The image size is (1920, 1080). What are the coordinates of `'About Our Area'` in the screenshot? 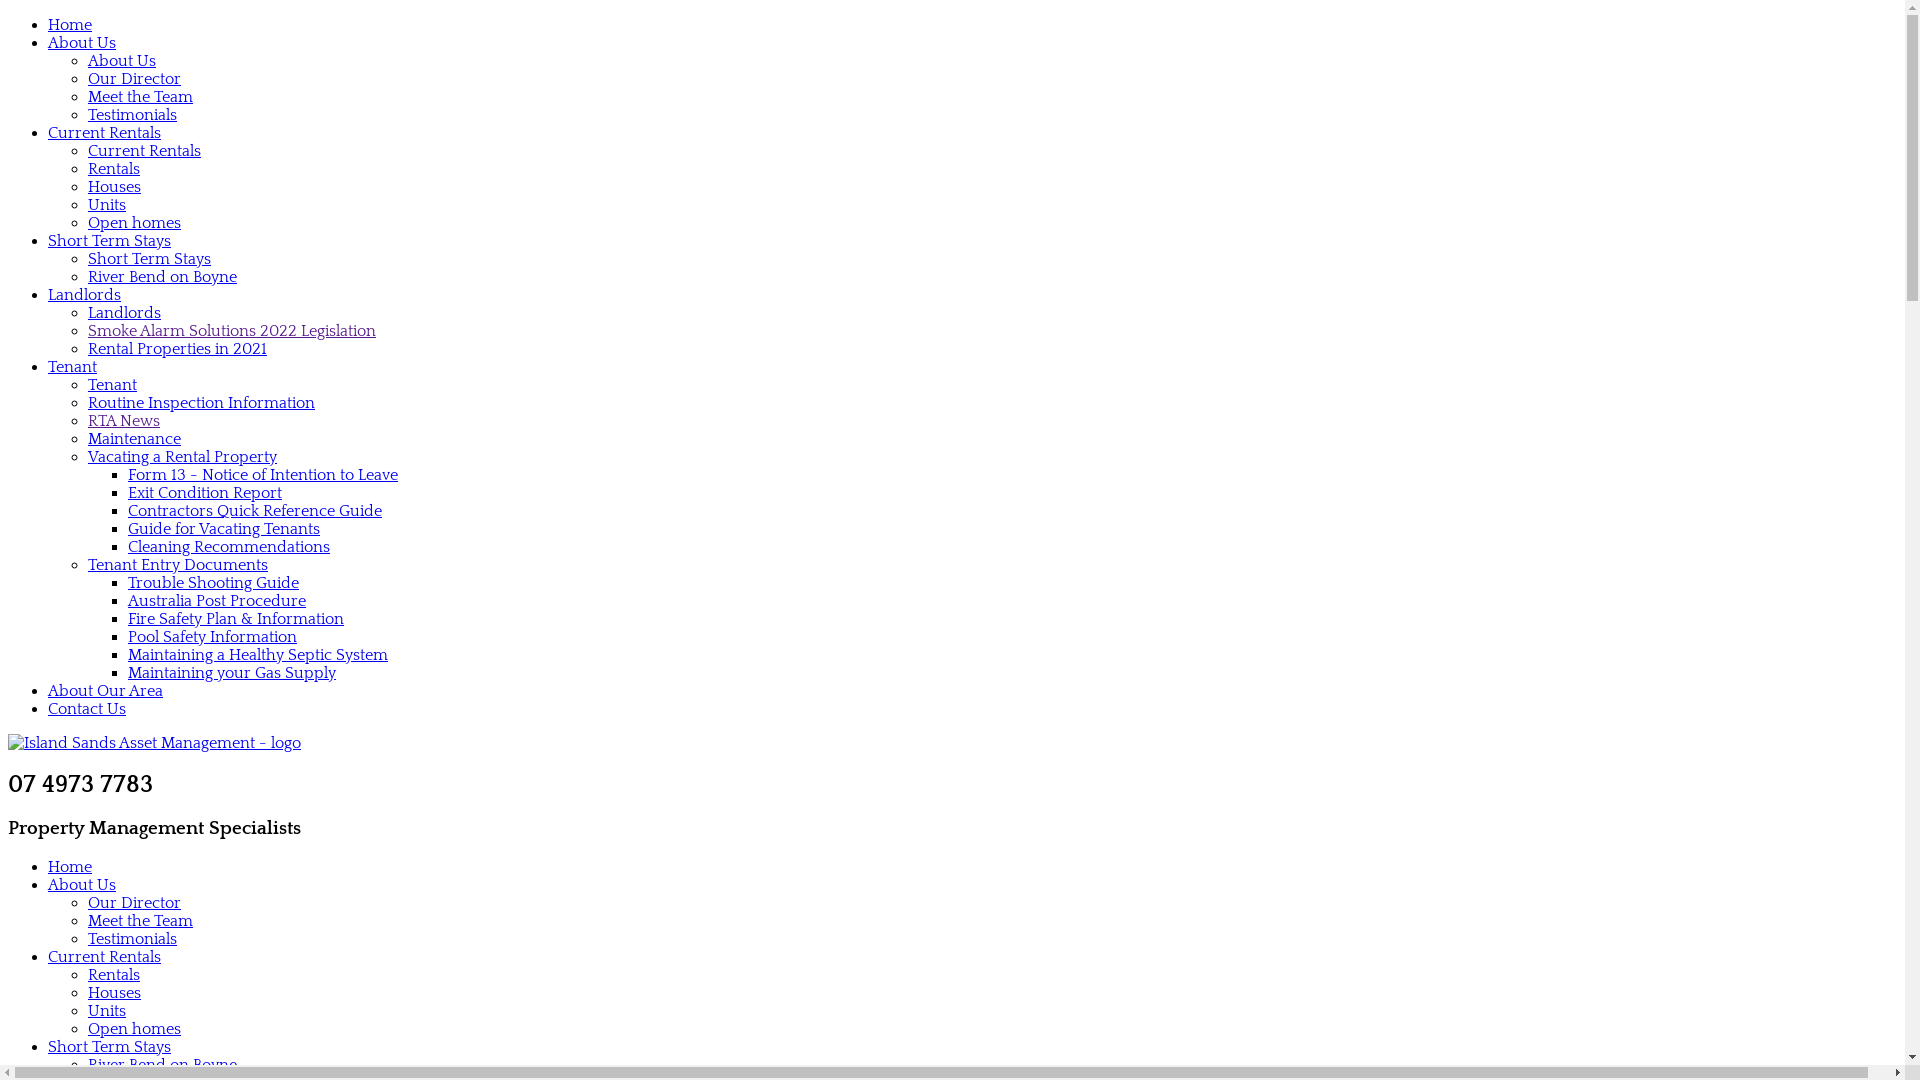 It's located at (104, 689).